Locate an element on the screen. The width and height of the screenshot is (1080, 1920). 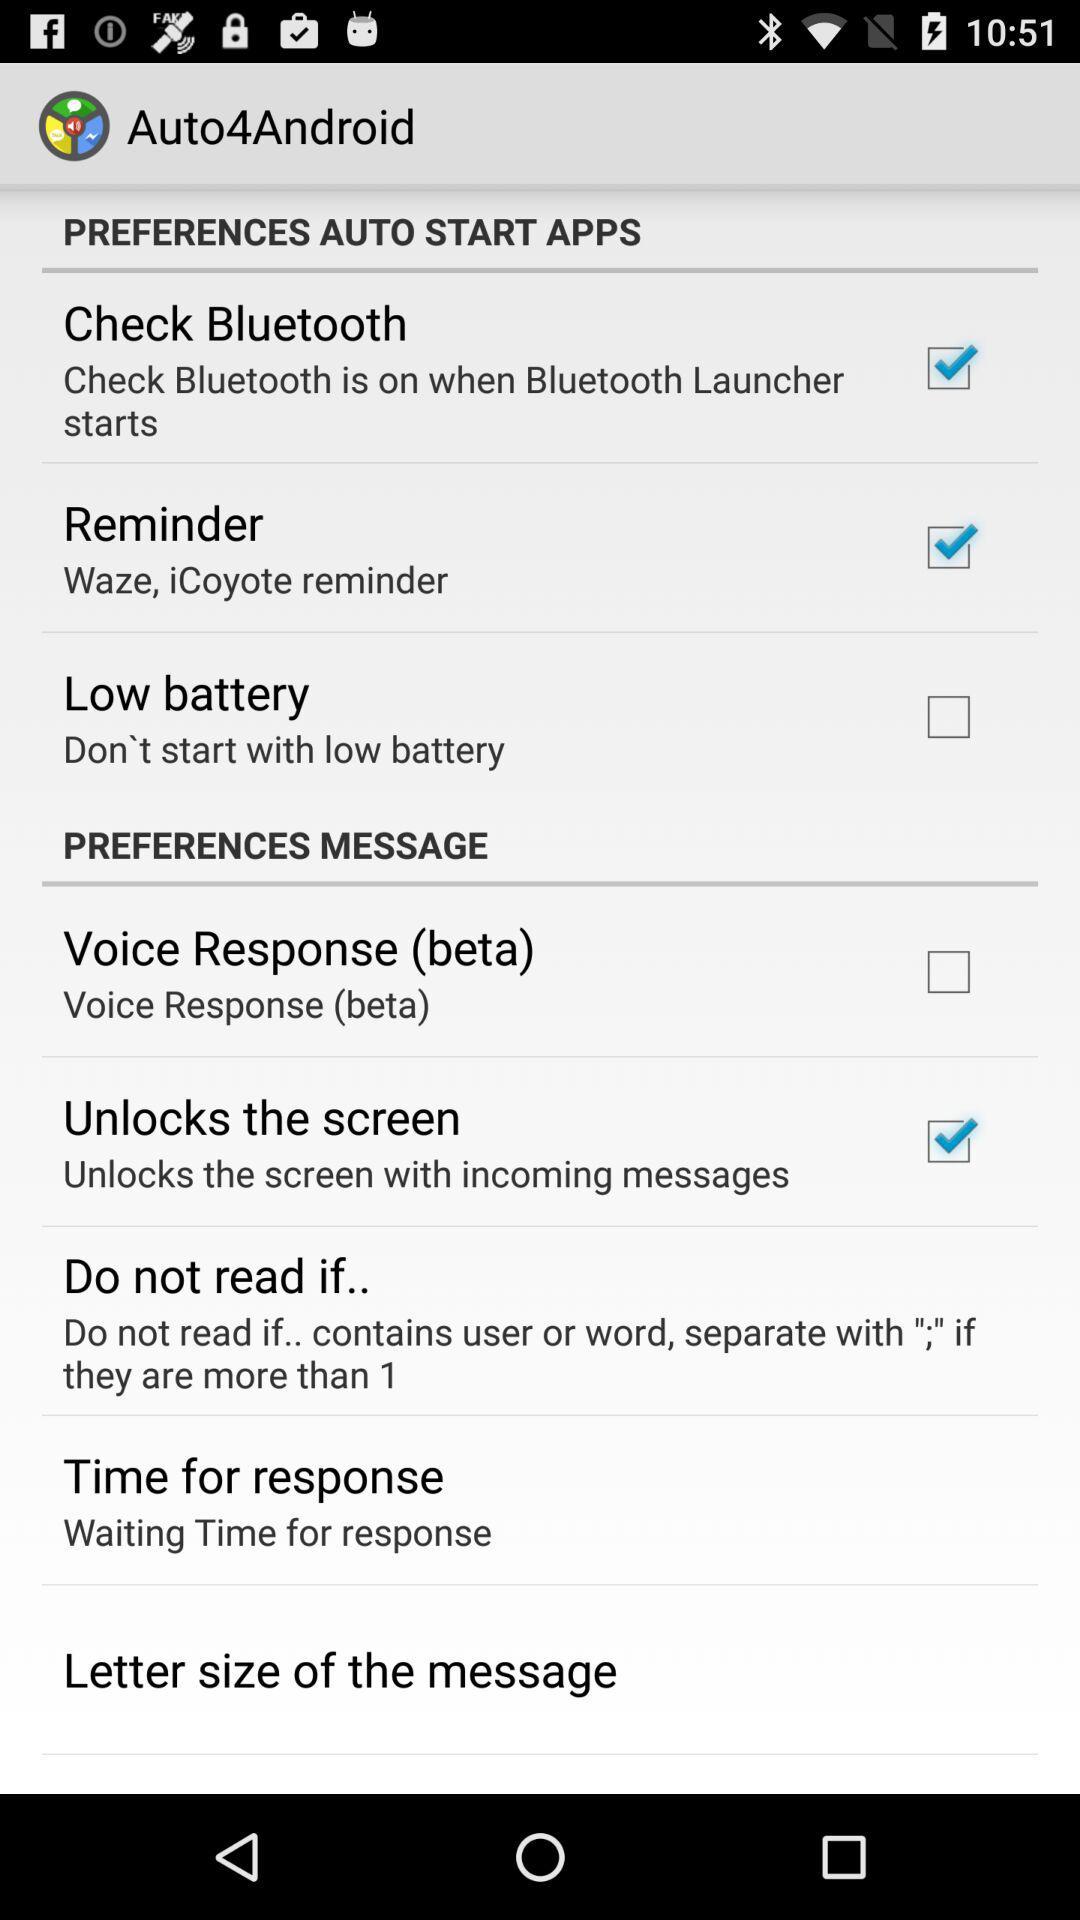
the waze, icoyote reminder is located at coordinates (254, 578).